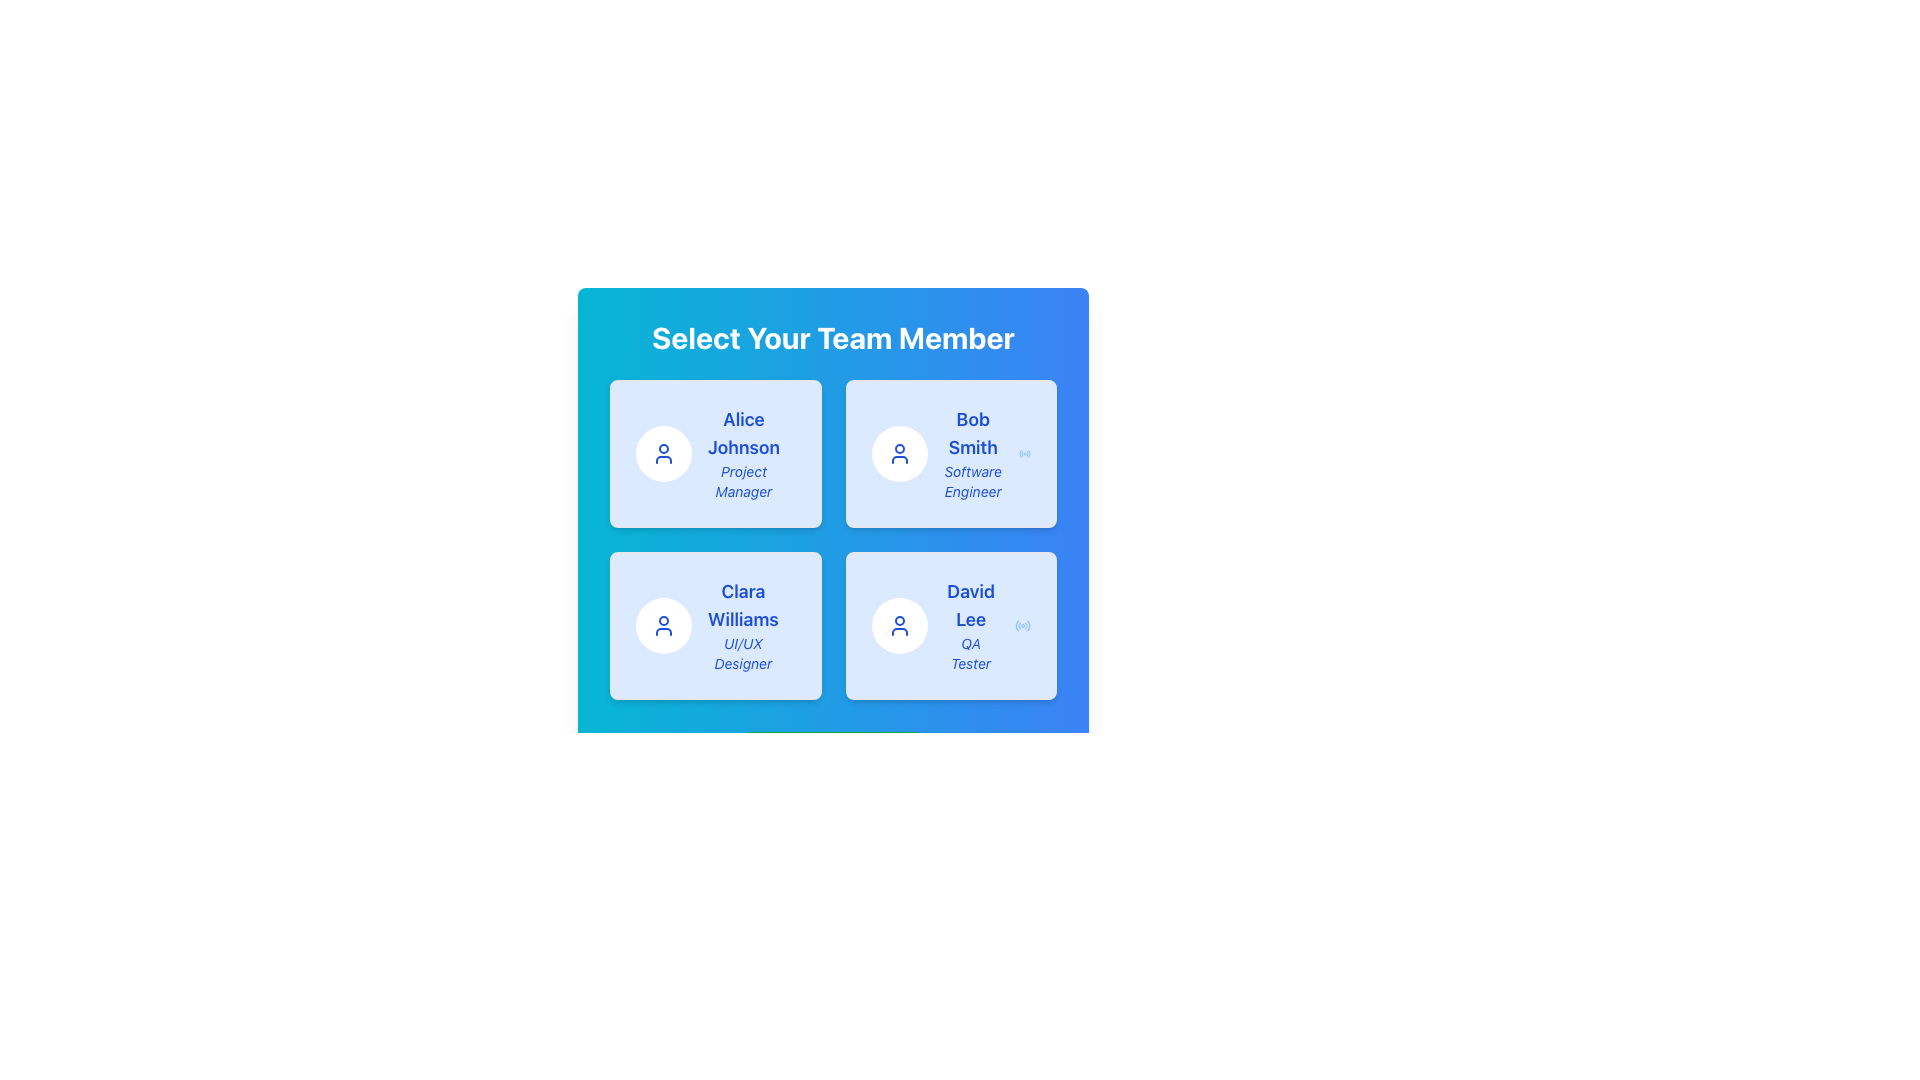 The height and width of the screenshot is (1080, 1920). What do you see at coordinates (971, 624) in the screenshot?
I see `text content displayed in the Text Display element showing the name 'David Lee' and the role 'QA Tester', which is prominently styled within a bordered card component in the bottom-right card of the grid` at bounding box center [971, 624].